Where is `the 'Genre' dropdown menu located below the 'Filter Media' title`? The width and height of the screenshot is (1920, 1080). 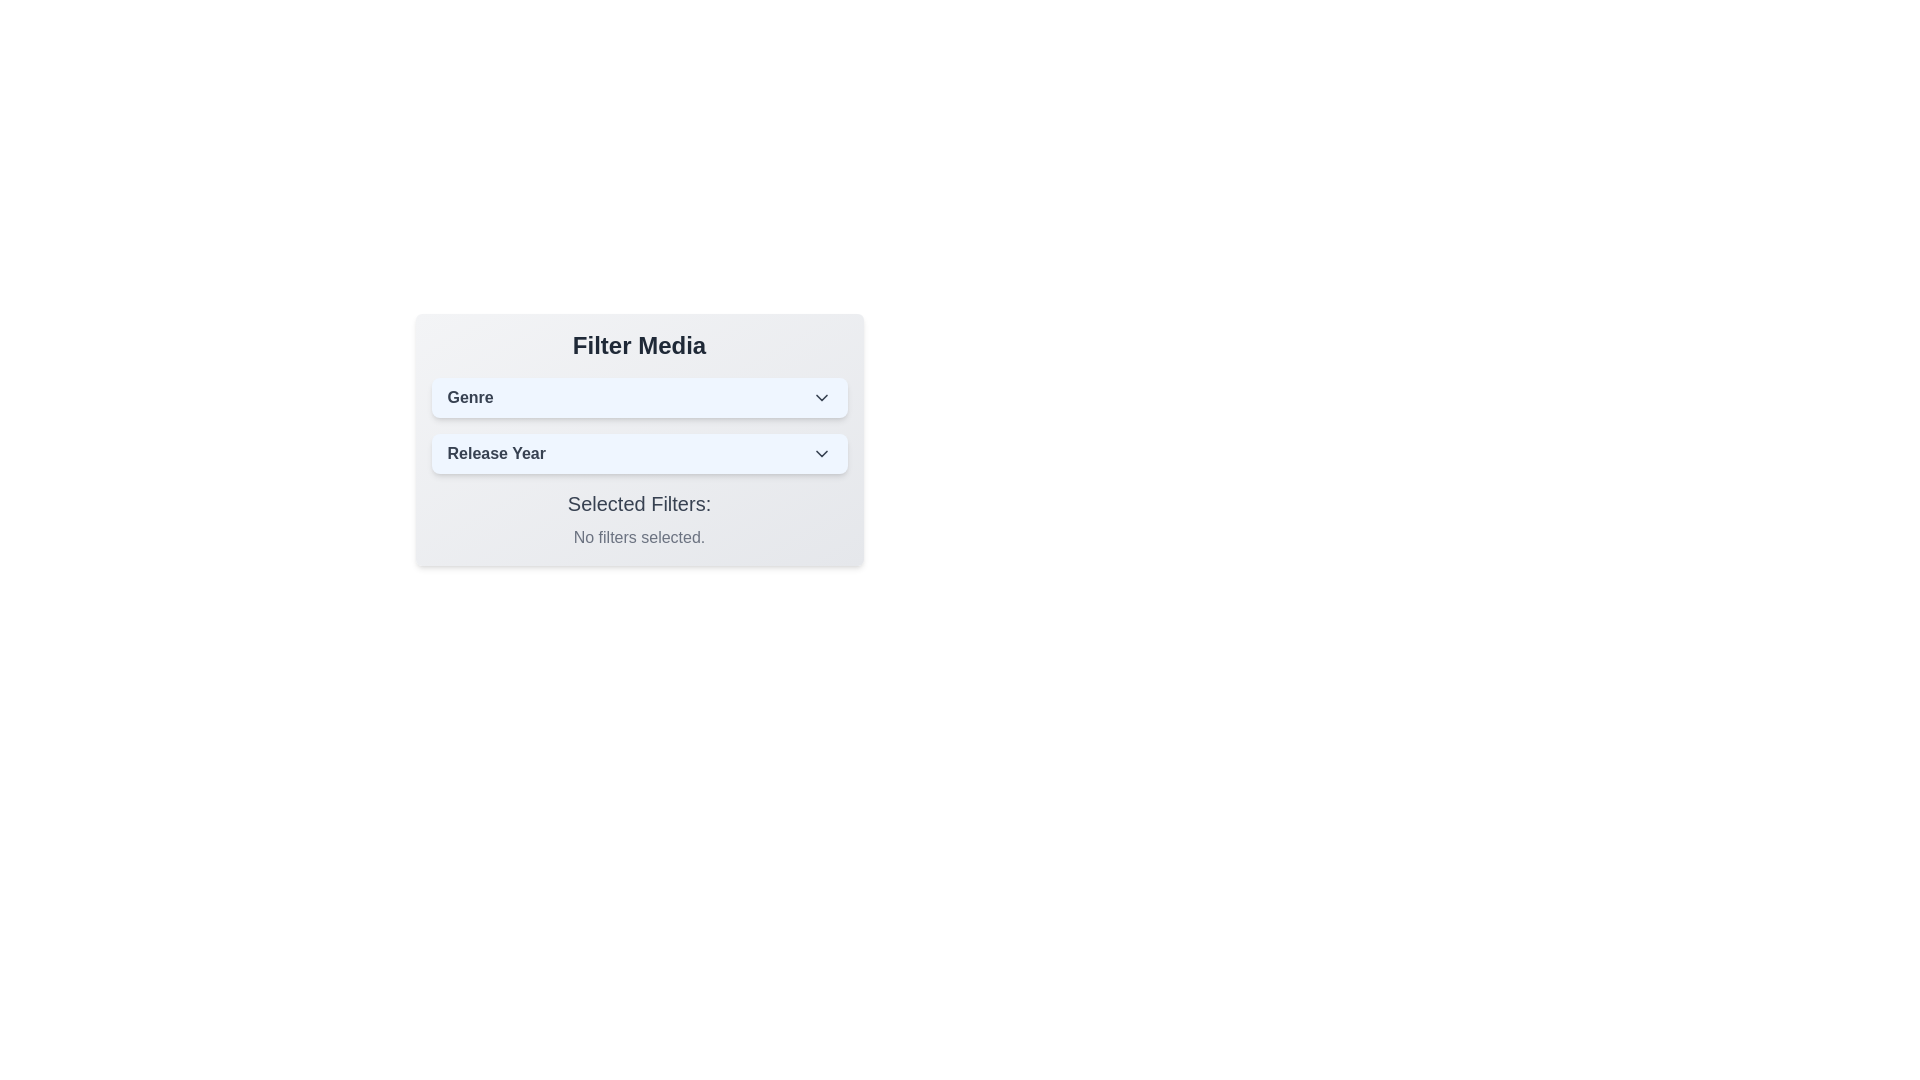 the 'Genre' dropdown menu located below the 'Filter Media' title is located at coordinates (638, 397).